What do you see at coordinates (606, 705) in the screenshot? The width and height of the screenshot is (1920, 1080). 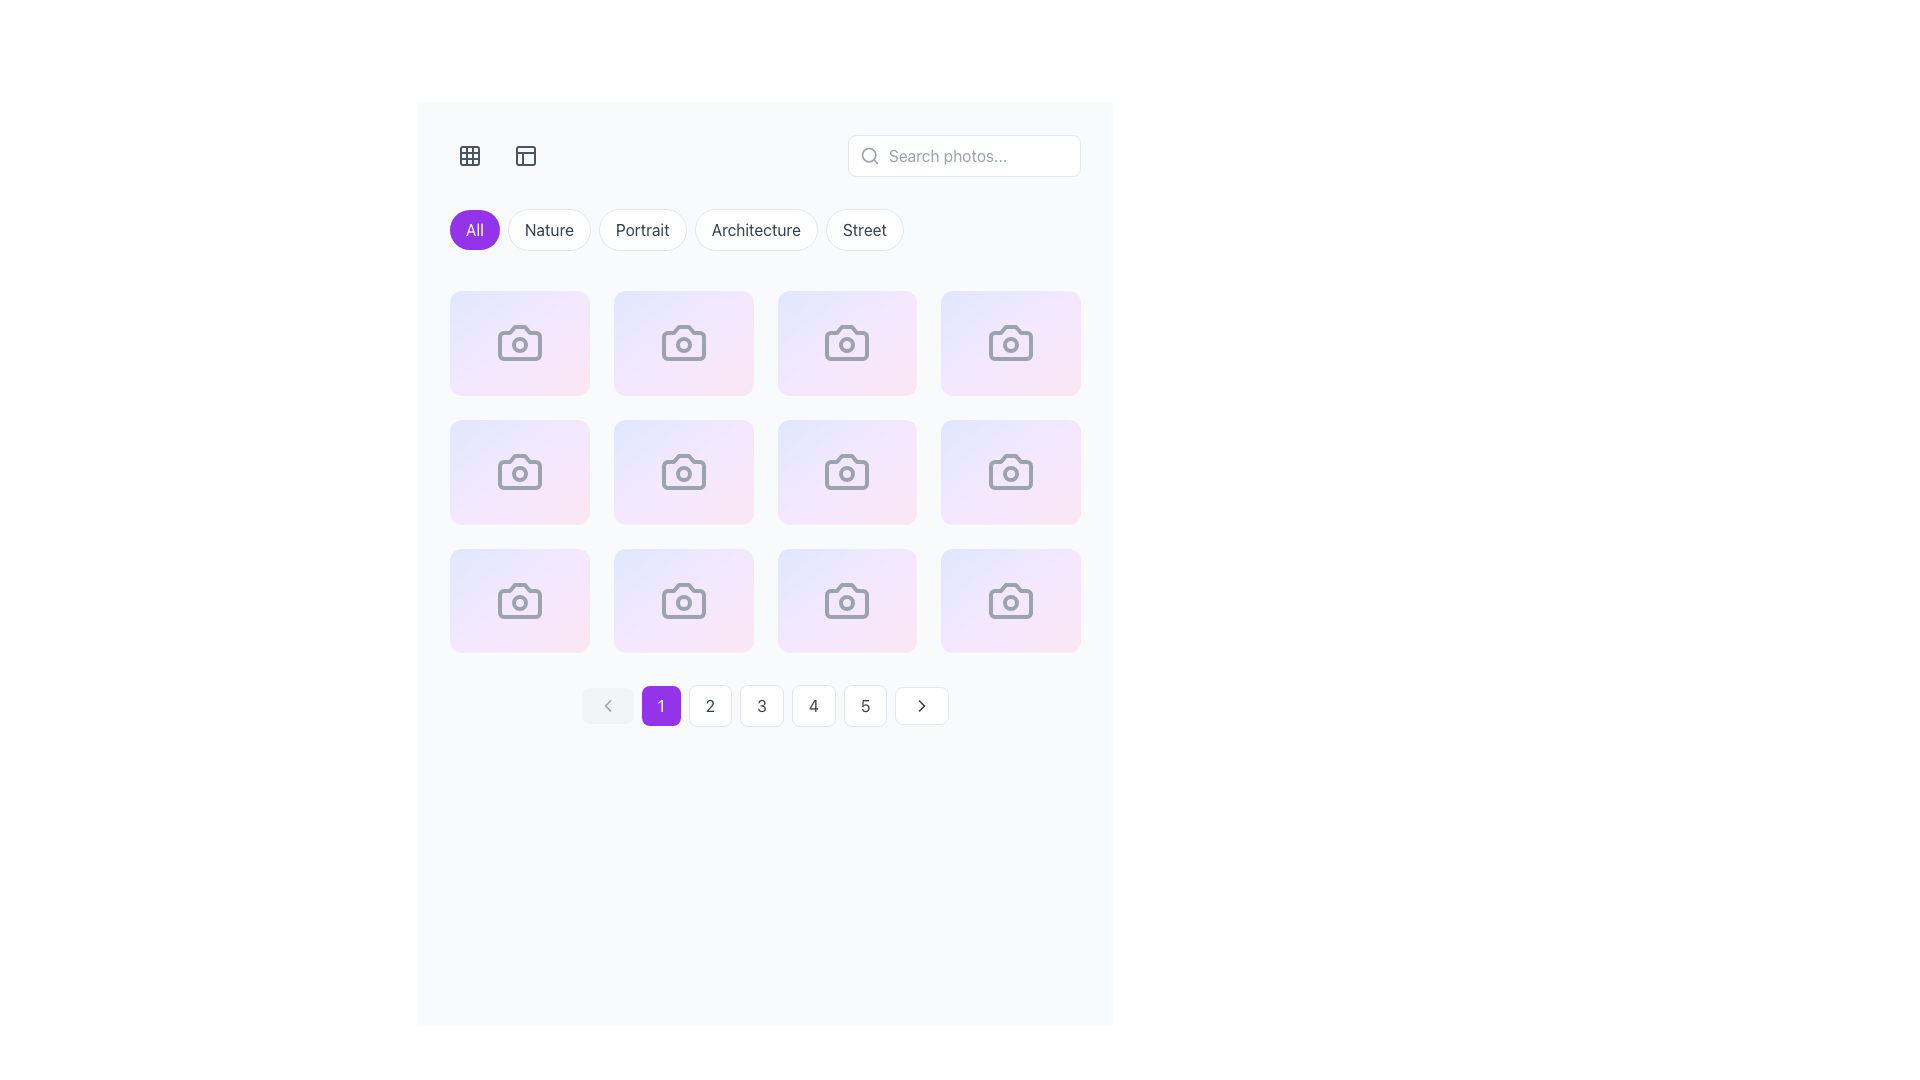 I see `the left-pointing chevron icon within the disabled button in the pagination controls section, located at the bottom-left, to the left of the '1' page number button` at bounding box center [606, 705].